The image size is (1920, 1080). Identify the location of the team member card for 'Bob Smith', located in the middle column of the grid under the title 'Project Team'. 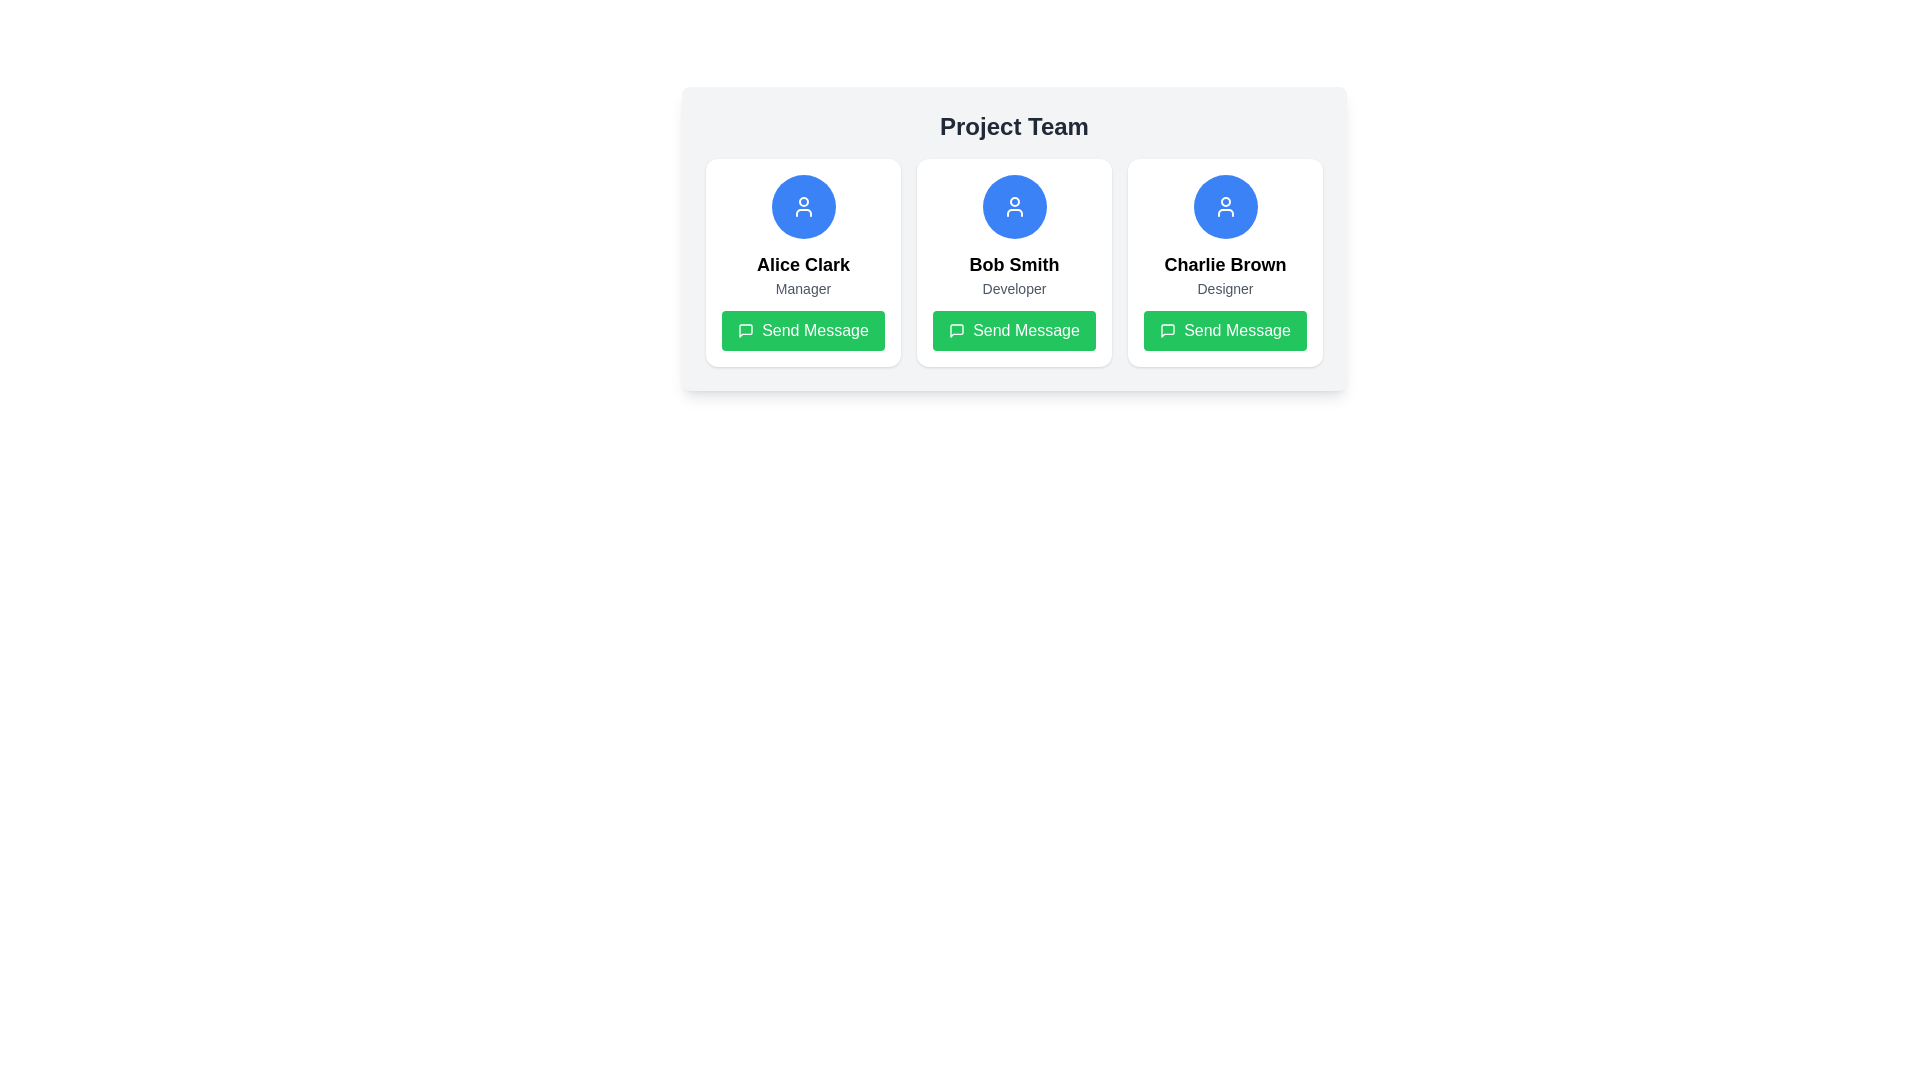
(1014, 261).